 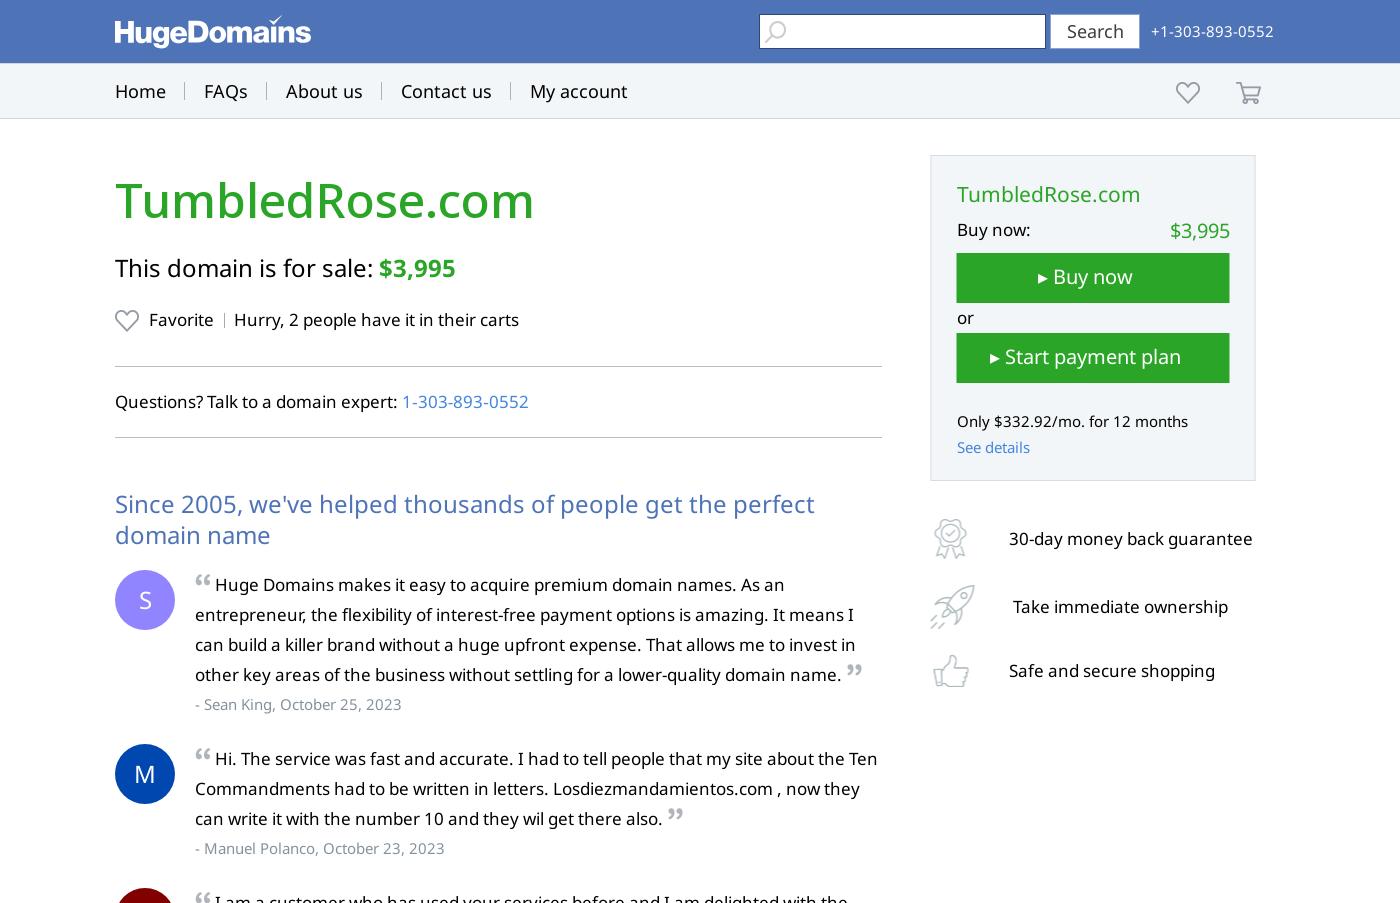 I want to click on '- Sean King, October 25, 2023', so click(x=195, y=702).